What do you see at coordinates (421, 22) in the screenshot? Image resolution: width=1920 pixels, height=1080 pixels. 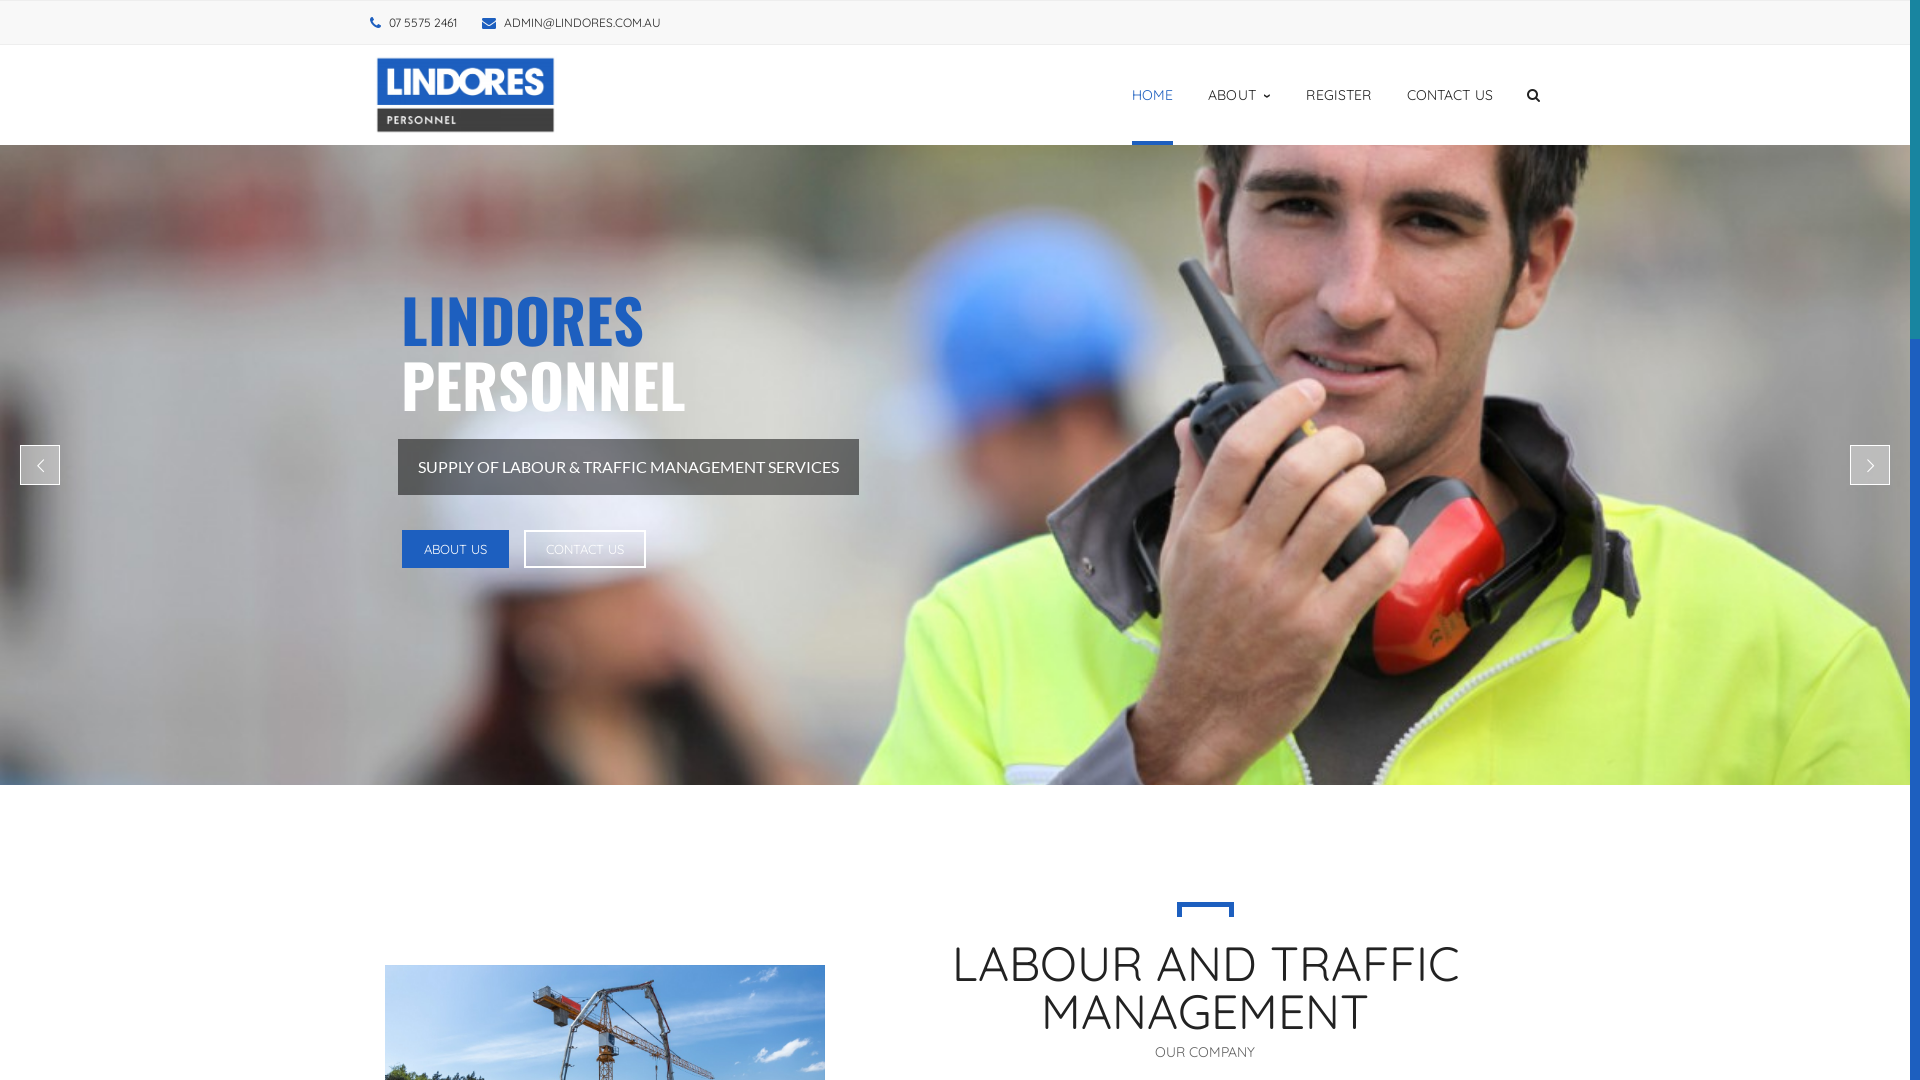 I see `'07 5575 2461'` at bounding box center [421, 22].